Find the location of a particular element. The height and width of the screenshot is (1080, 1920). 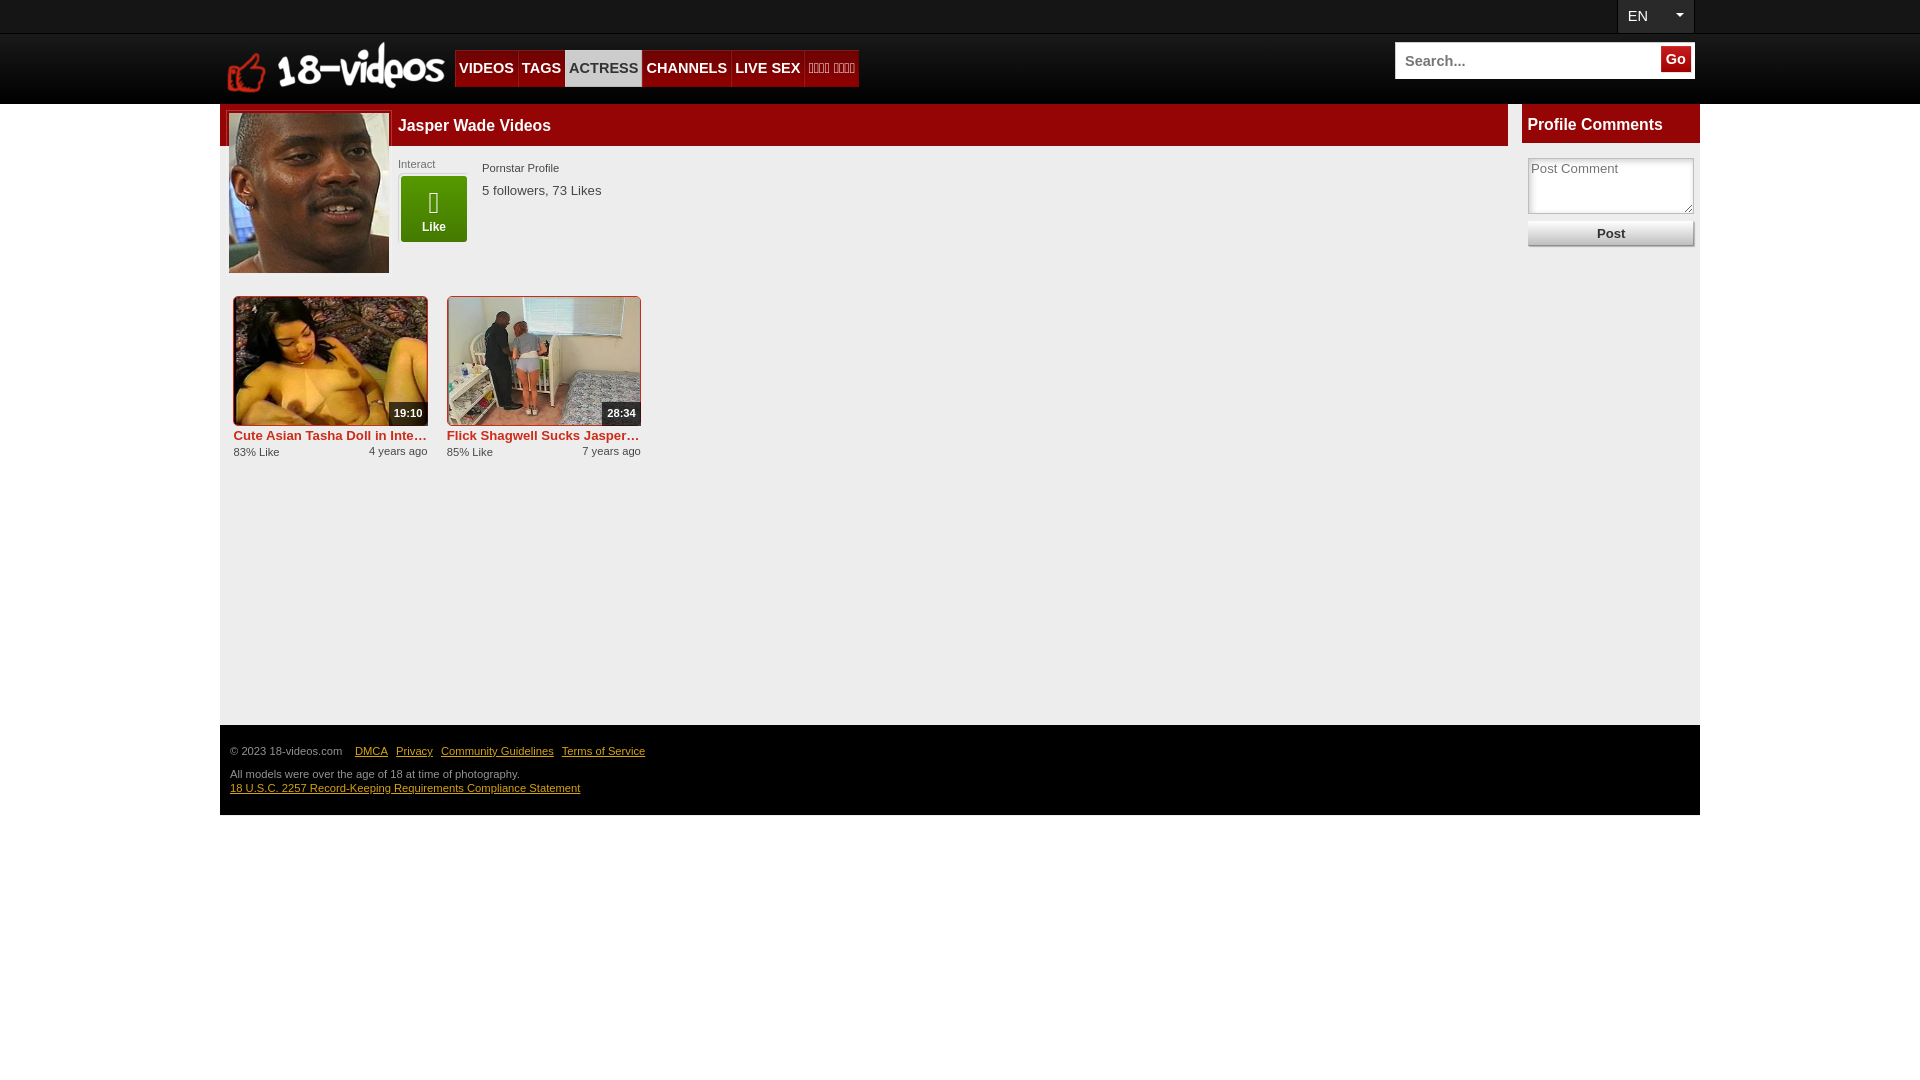

'VIDEOS' is located at coordinates (454, 67).